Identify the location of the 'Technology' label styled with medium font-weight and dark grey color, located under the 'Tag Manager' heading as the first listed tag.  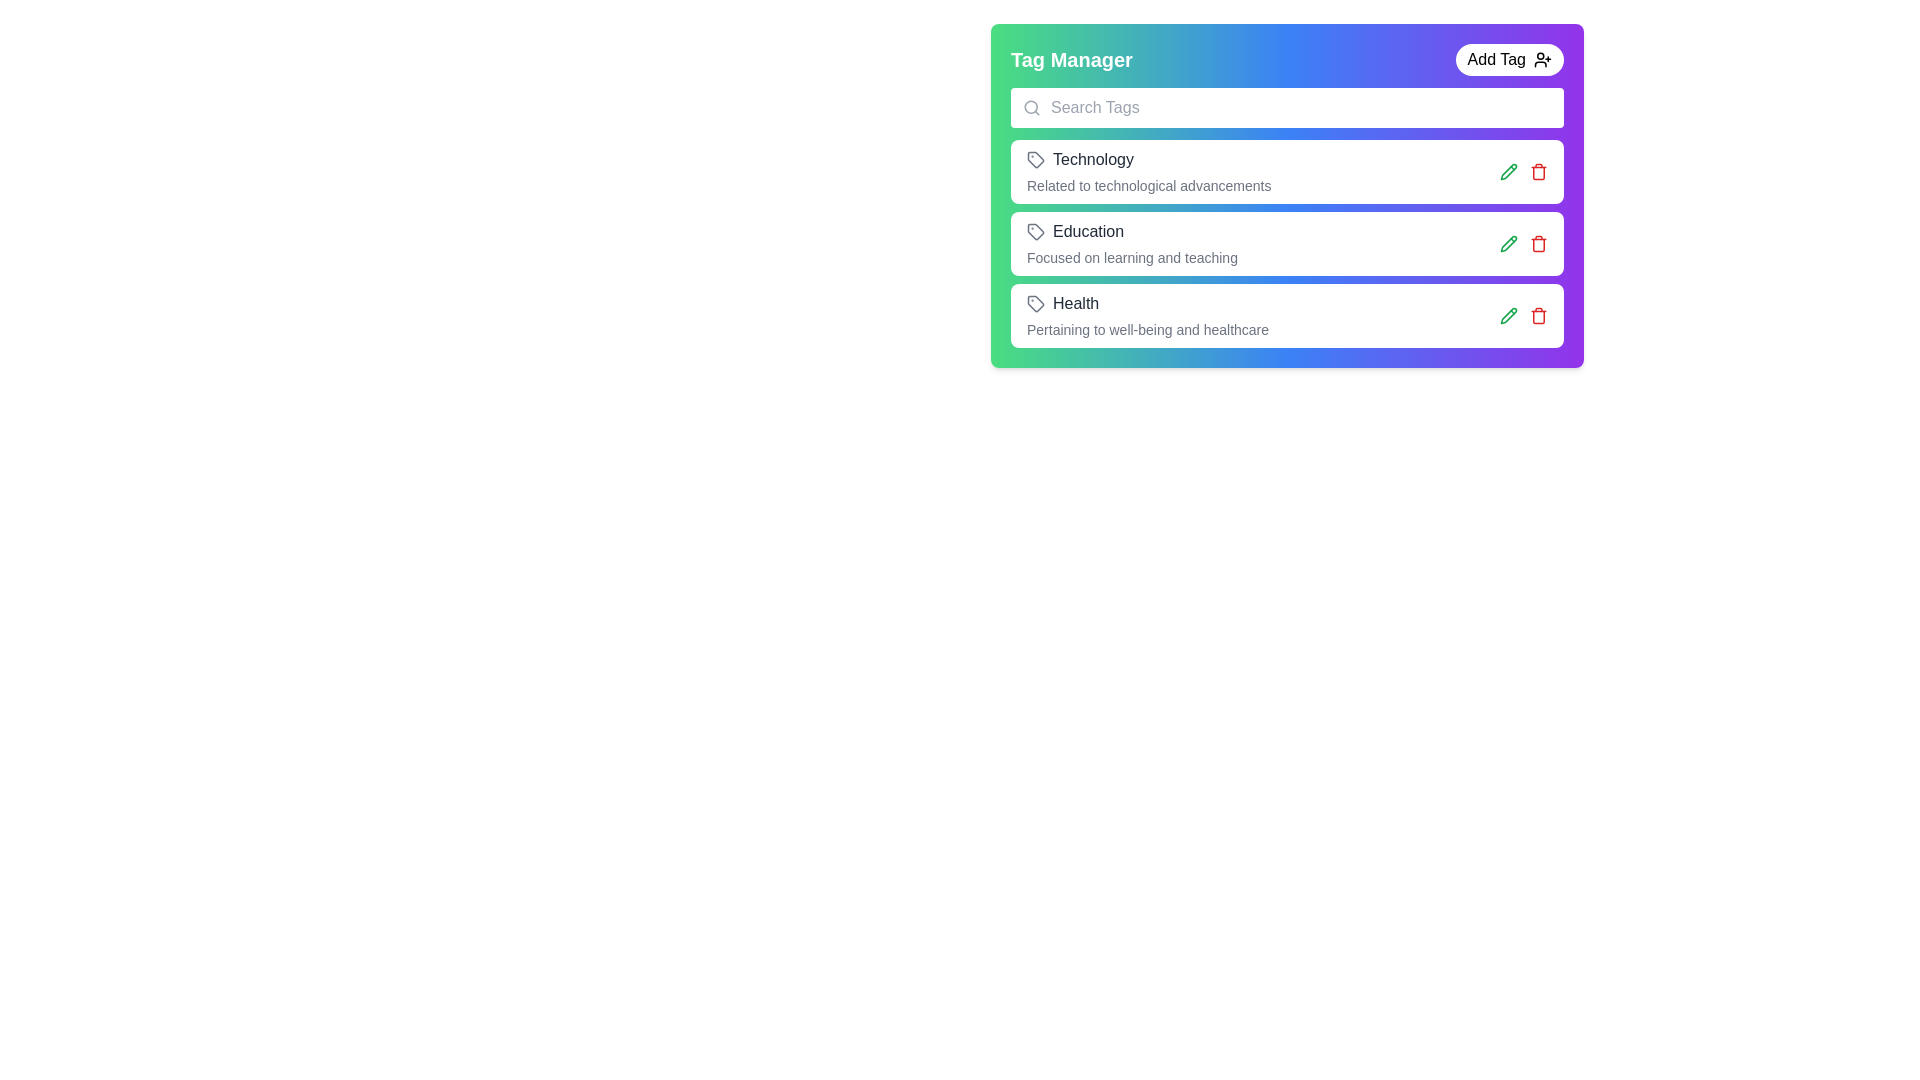
(1092, 158).